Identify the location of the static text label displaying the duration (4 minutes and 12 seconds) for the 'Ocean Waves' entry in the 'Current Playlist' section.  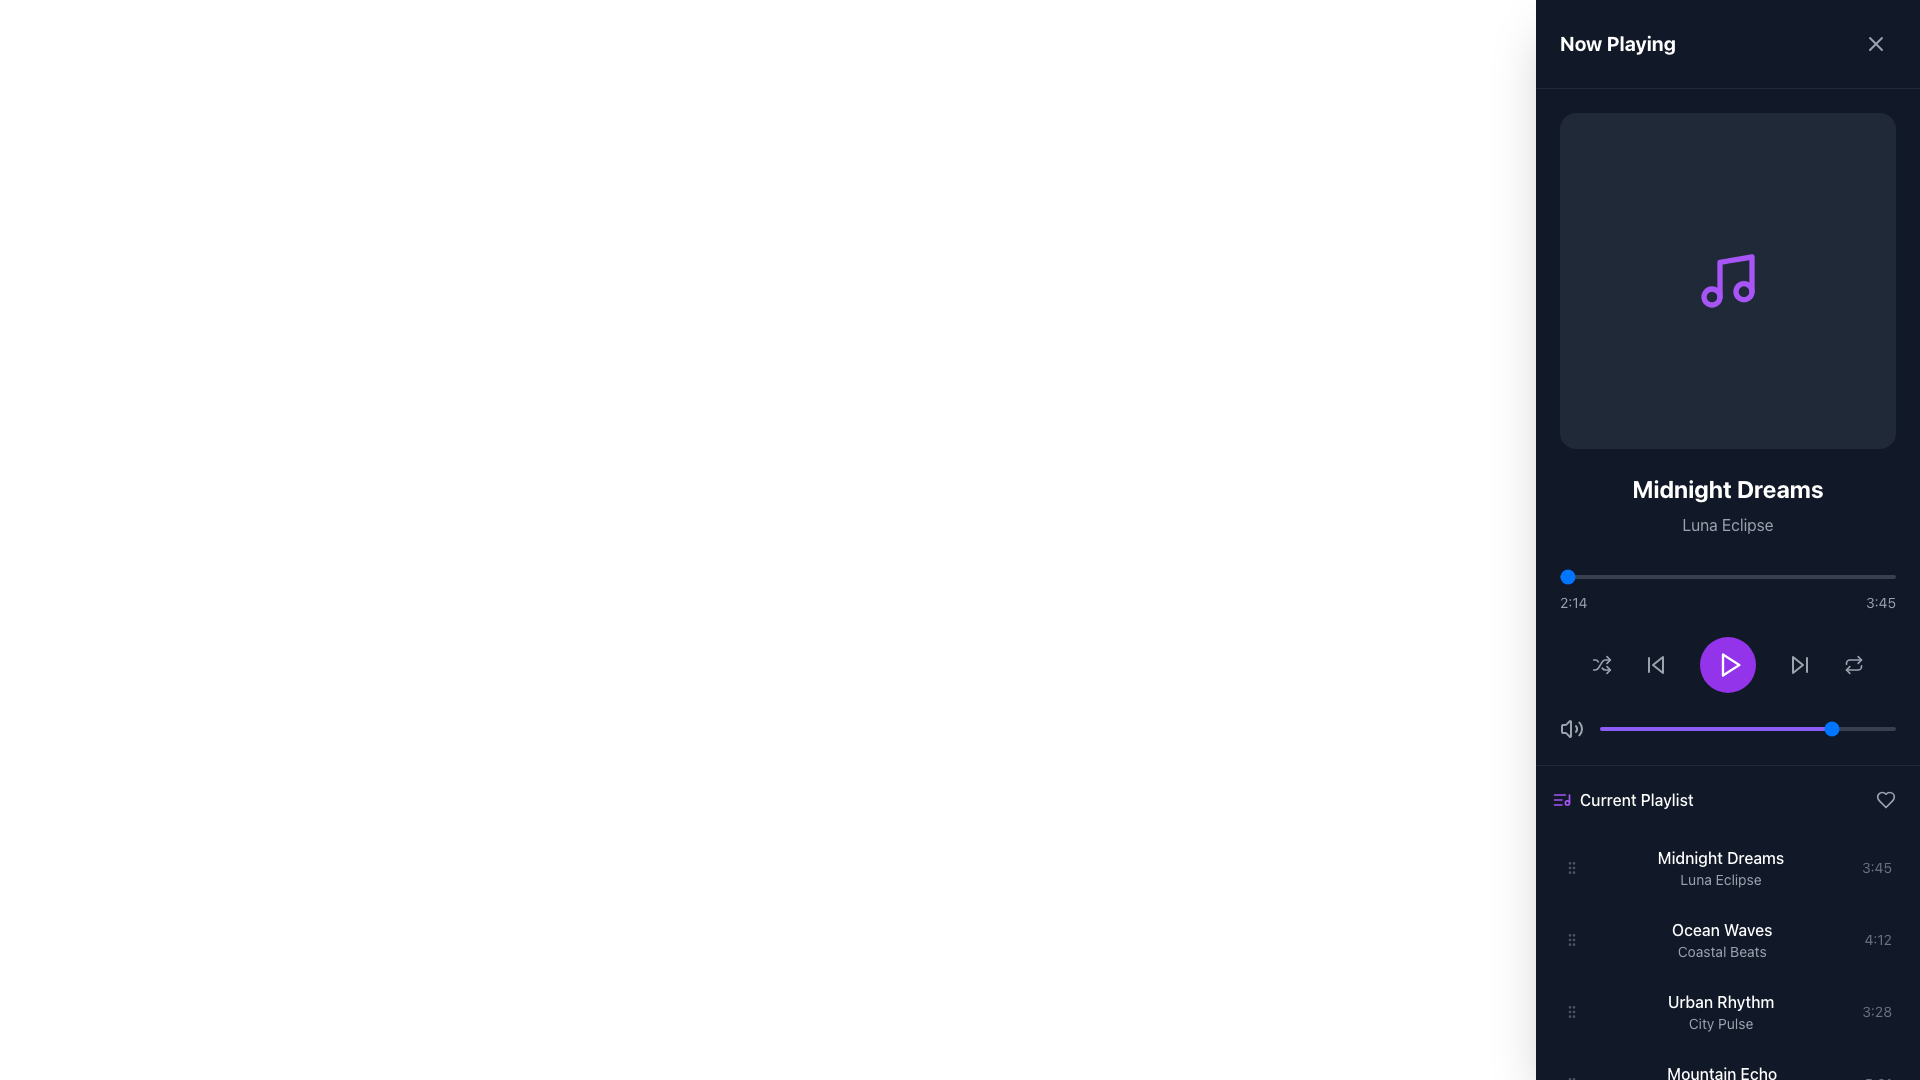
(1877, 940).